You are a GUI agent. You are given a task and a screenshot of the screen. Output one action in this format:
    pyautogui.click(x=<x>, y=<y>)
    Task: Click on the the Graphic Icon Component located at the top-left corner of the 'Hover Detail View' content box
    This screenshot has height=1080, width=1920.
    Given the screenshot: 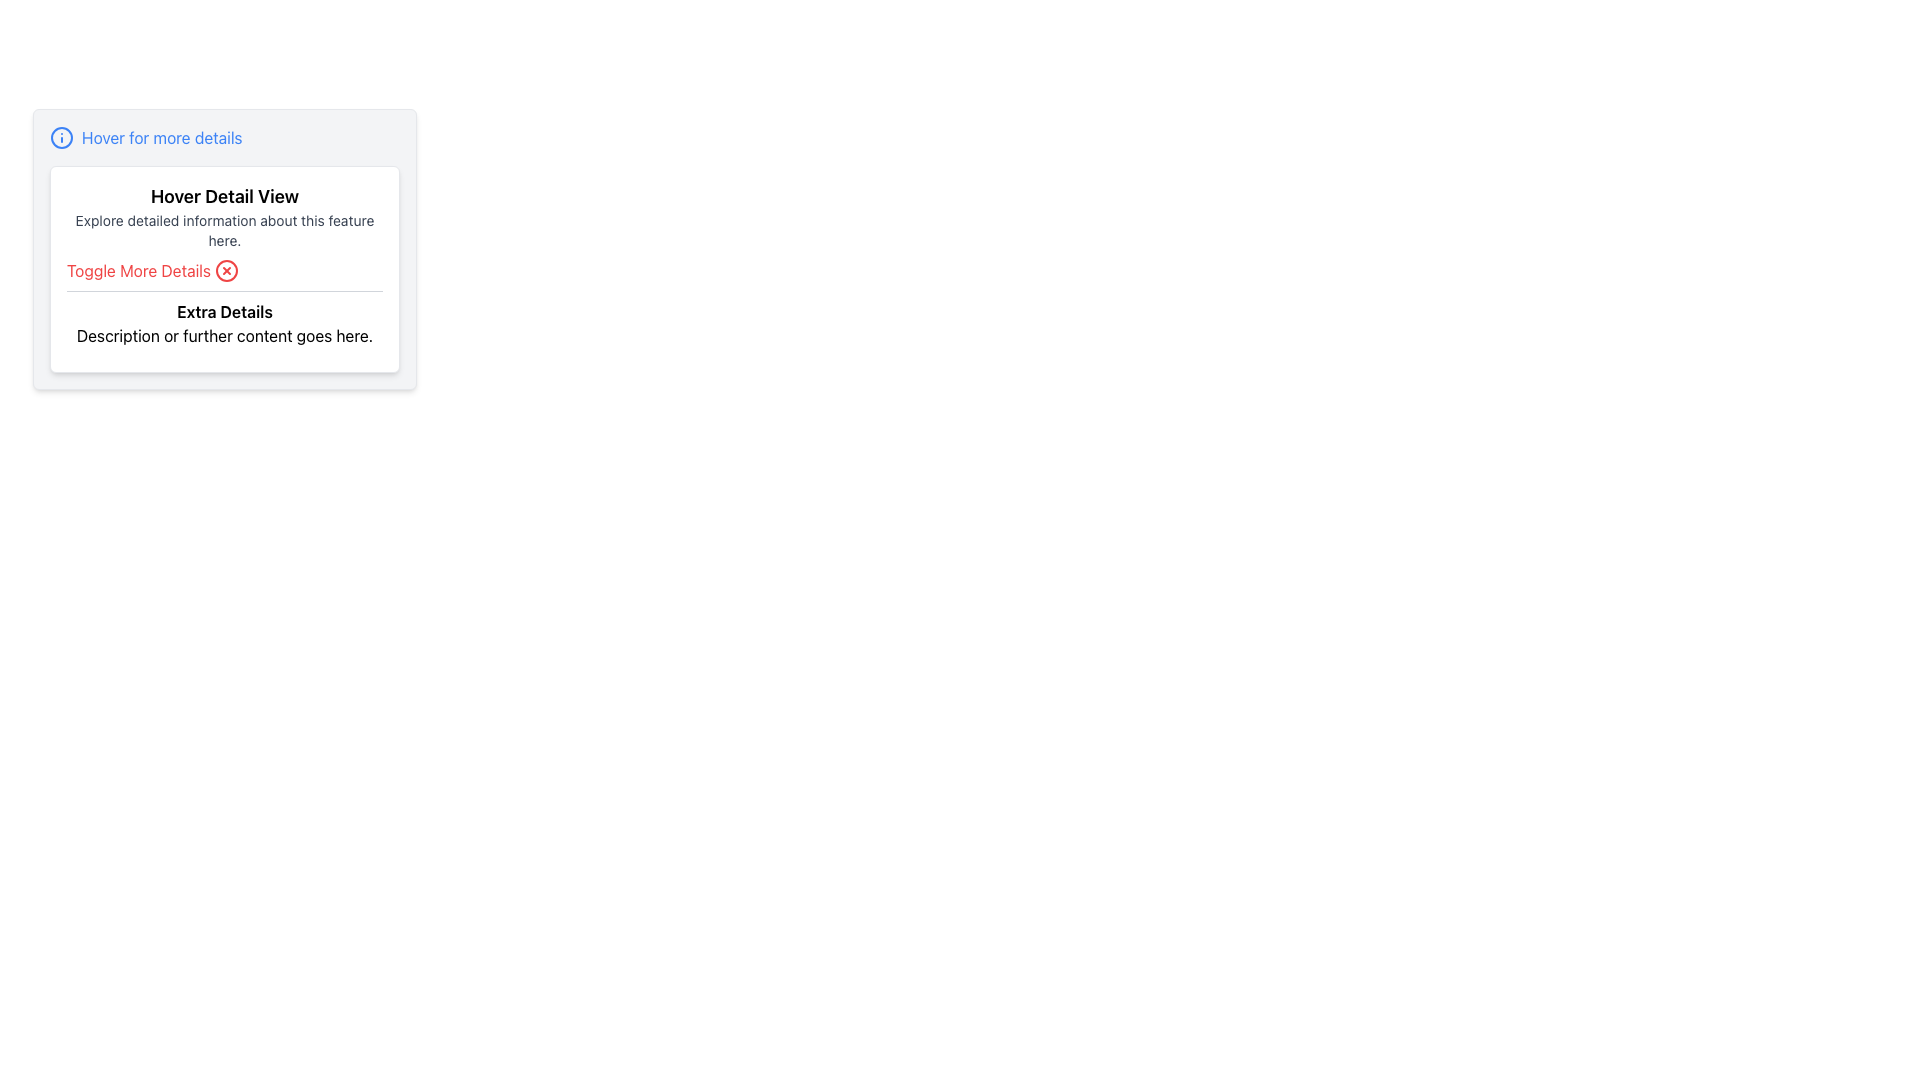 What is the action you would take?
    pyautogui.click(x=62, y=137)
    